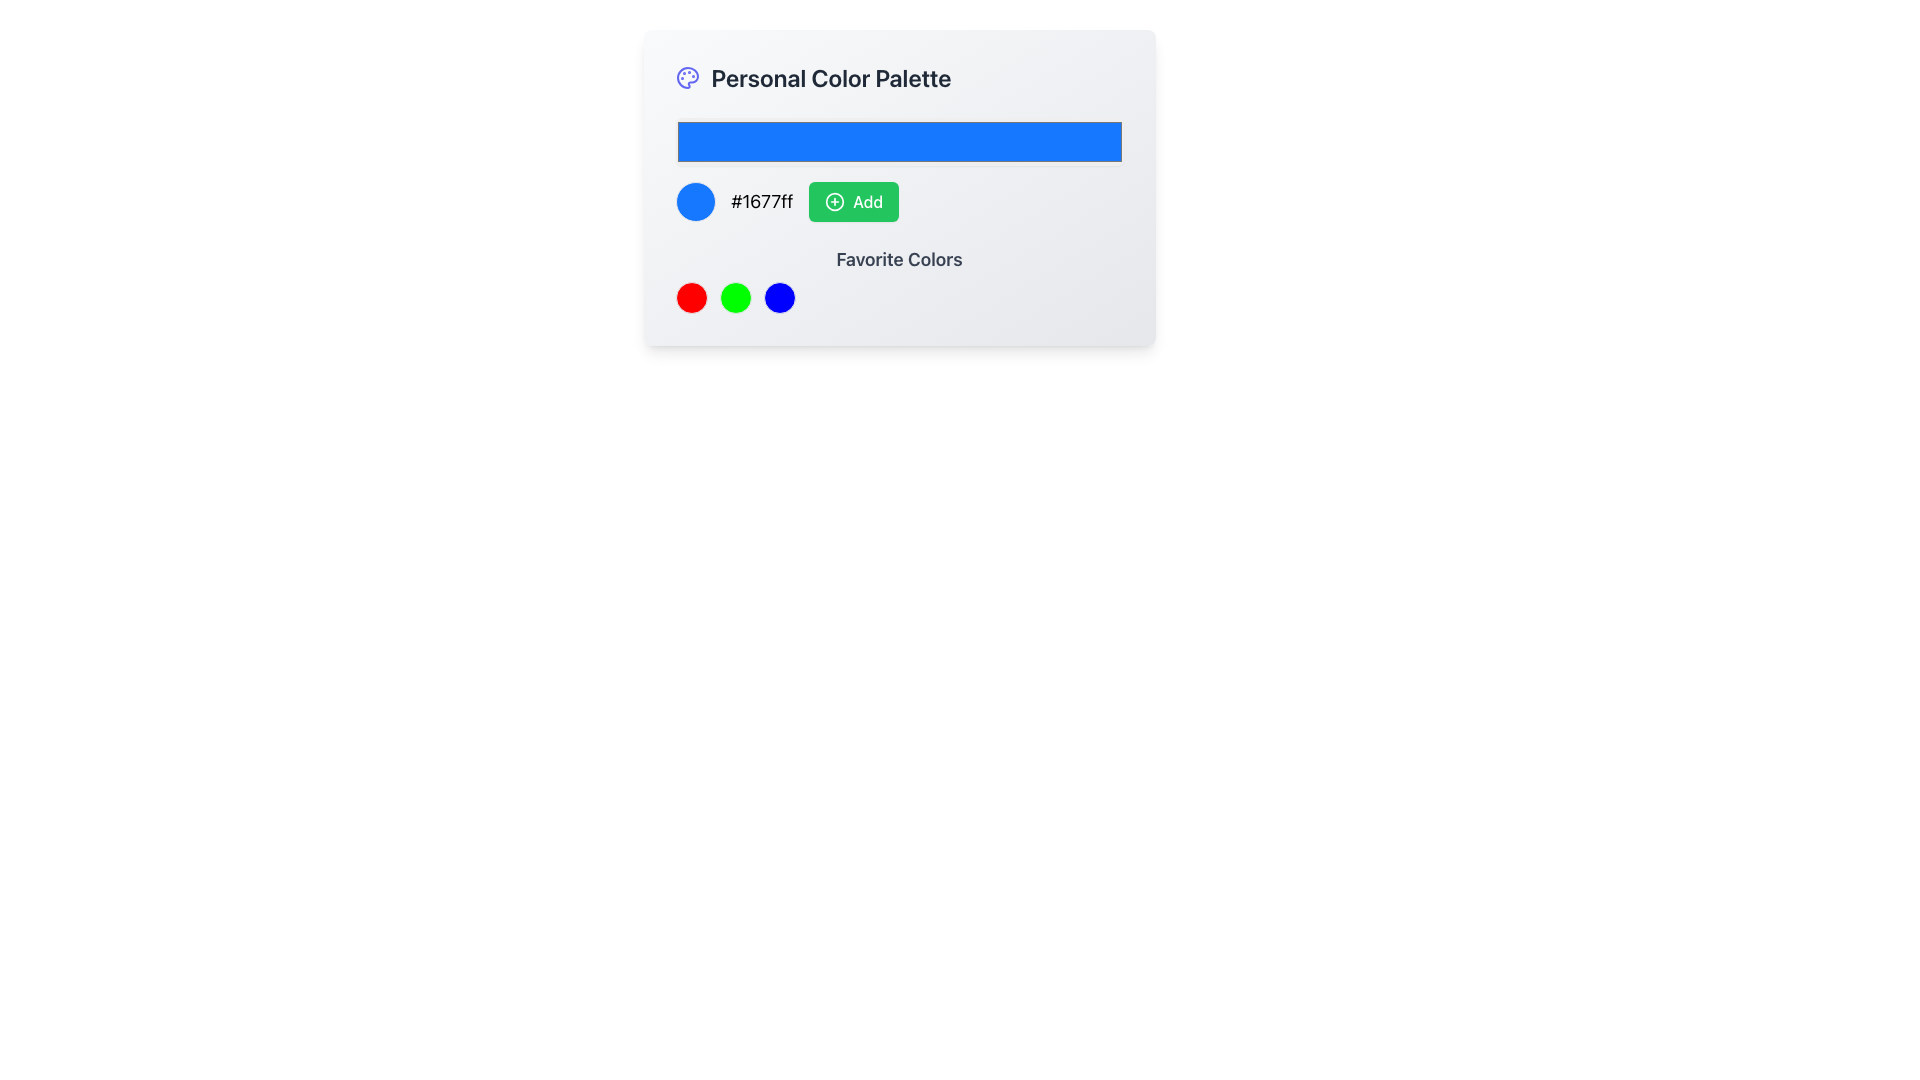 The height and width of the screenshot is (1080, 1920). What do you see at coordinates (778, 297) in the screenshot?
I see `the third circular Color indicator button below the 'Favorite Colors' section for selection` at bounding box center [778, 297].